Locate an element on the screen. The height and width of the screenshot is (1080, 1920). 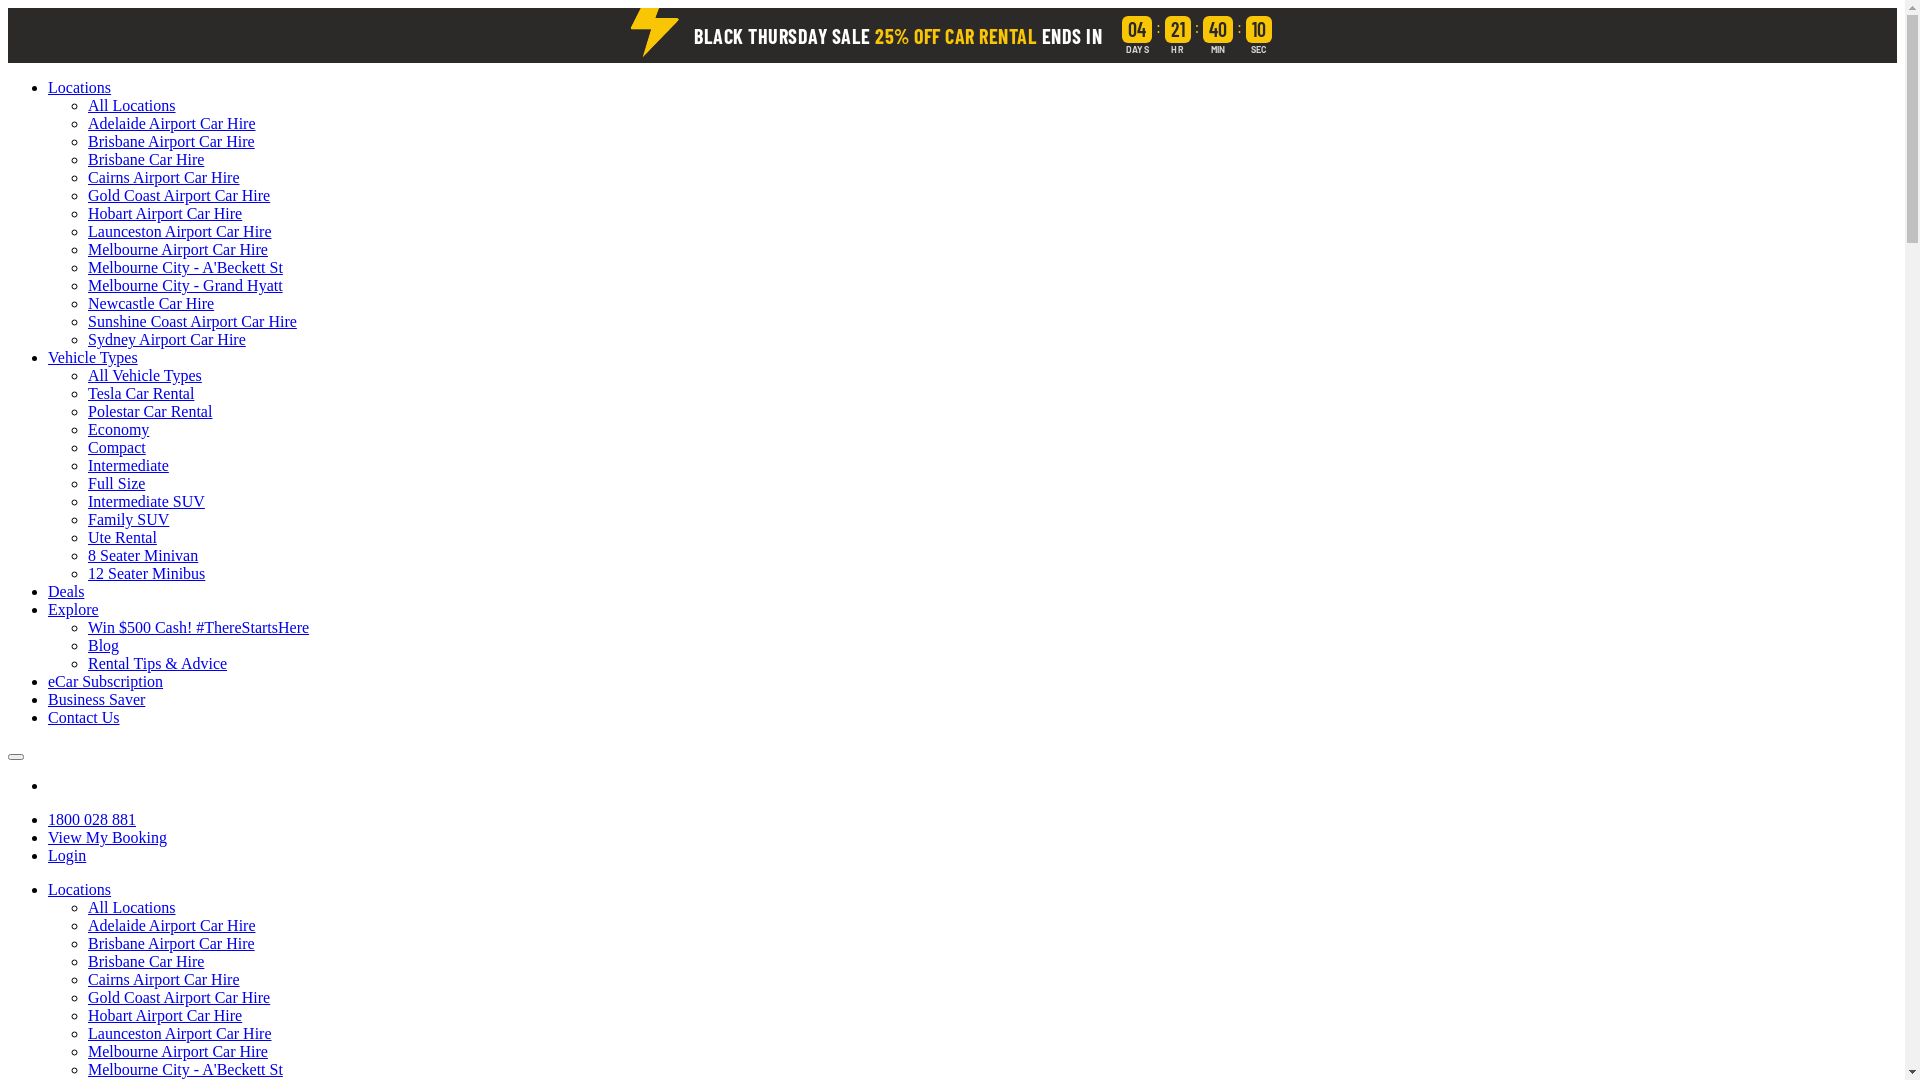
'Compact' is located at coordinates (86, 446).